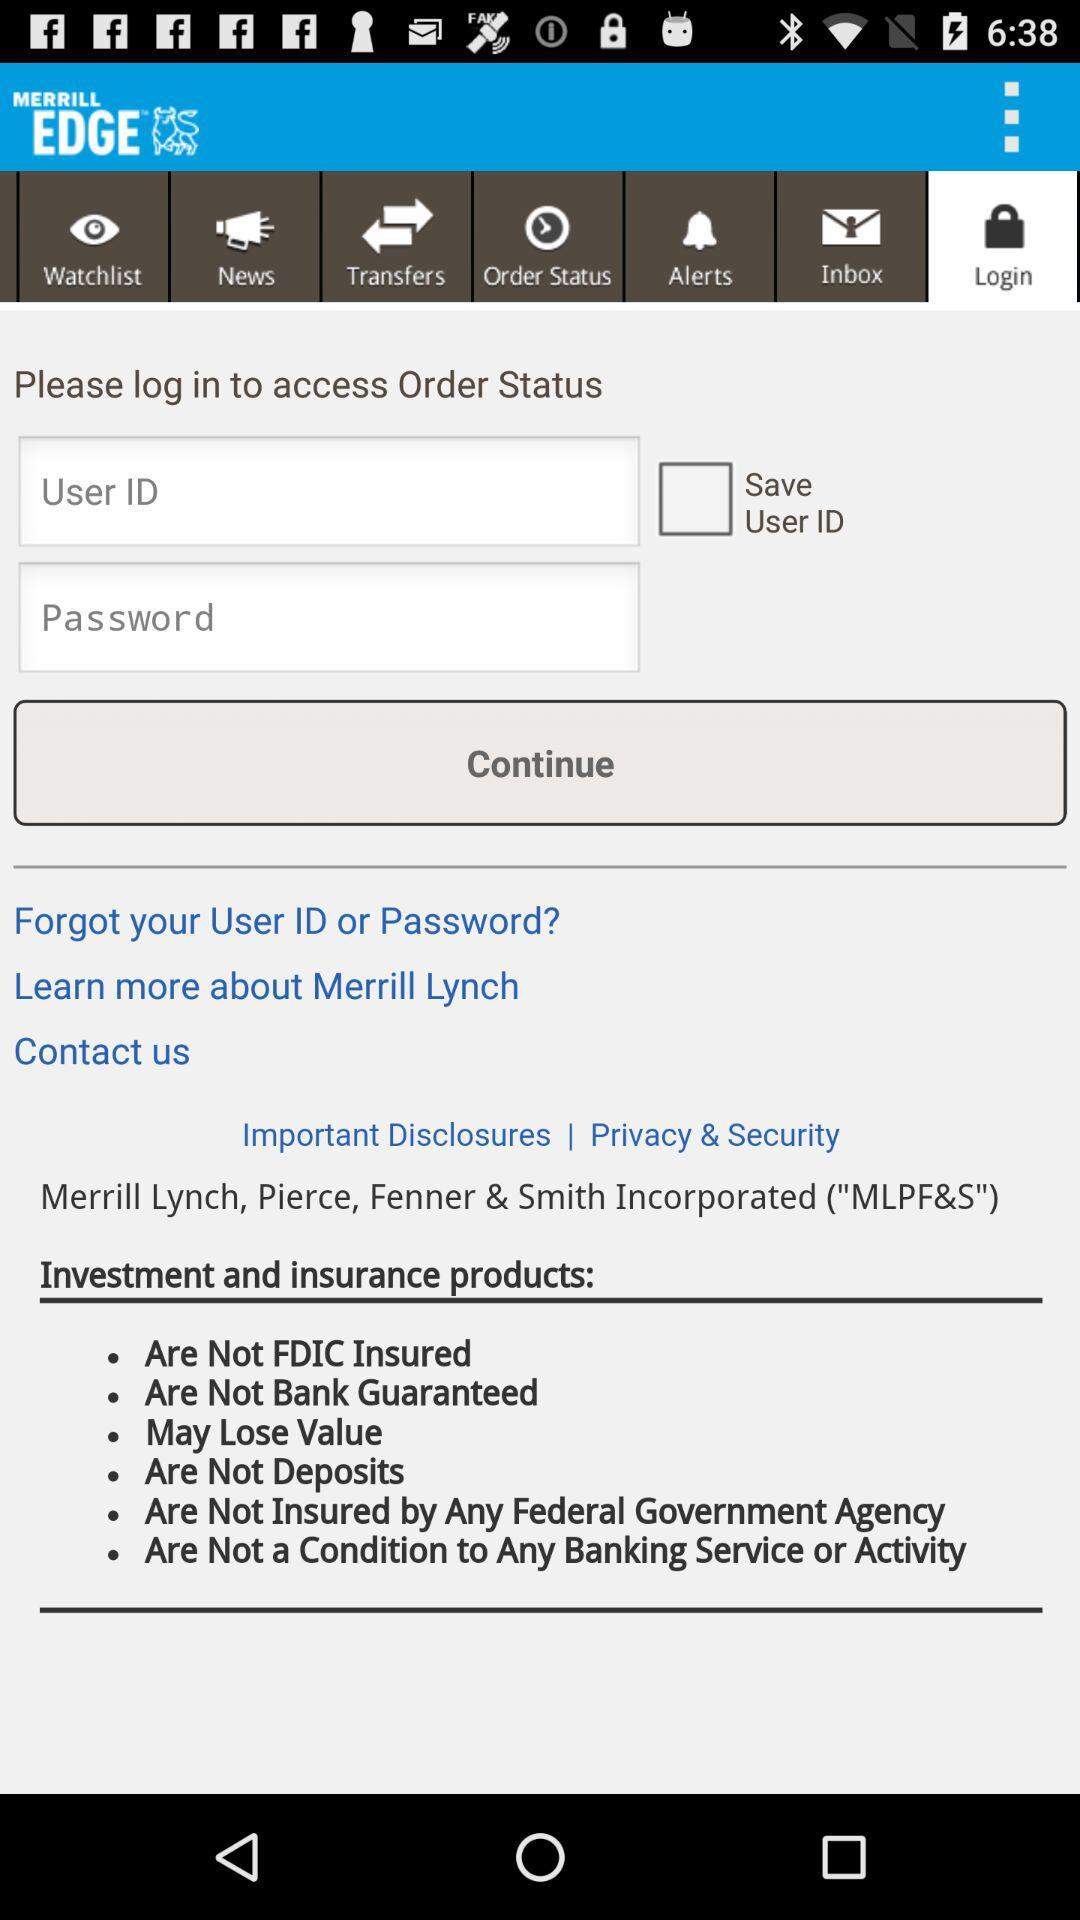 This screenshot has width=1080, height=1920. I want to click on watchlist, so click(93, 236).